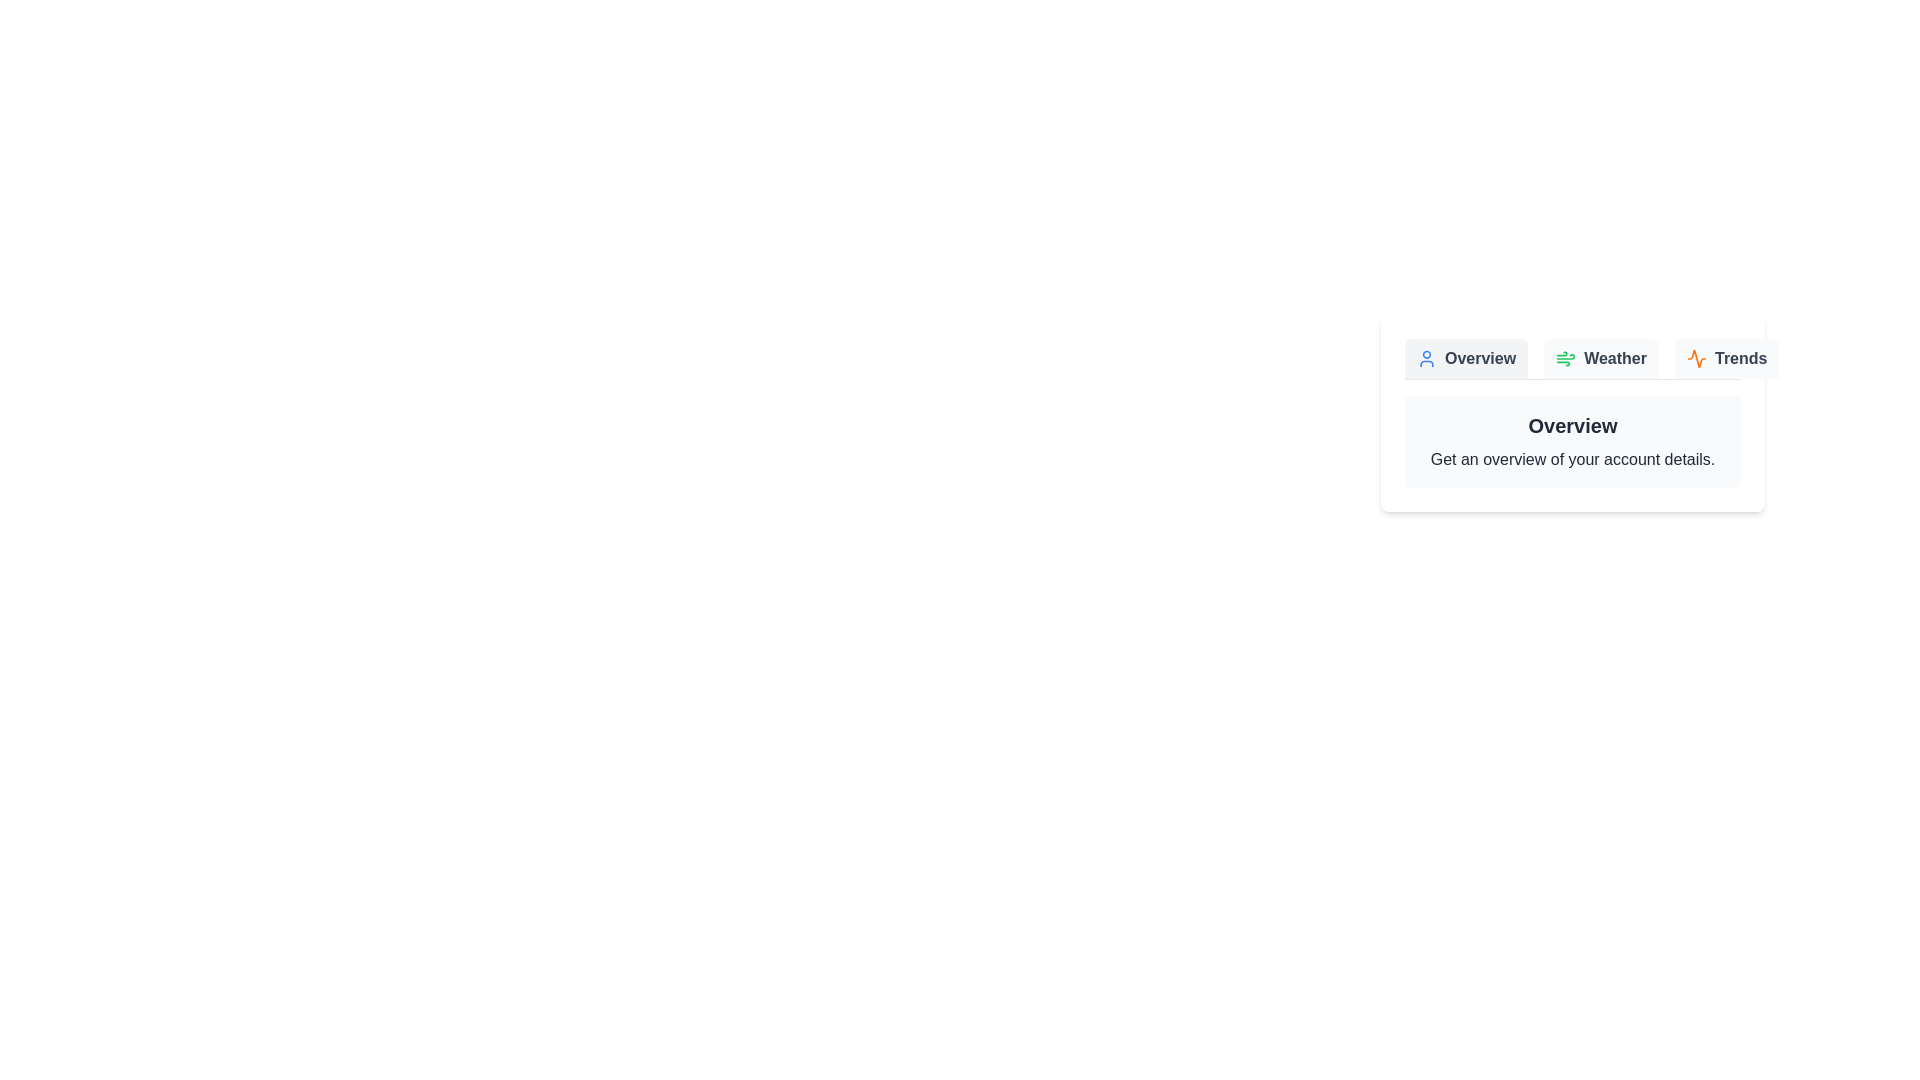 The image size is (1920, 1080). I want to click on the tab labeled Trends, so click(1726, 357).